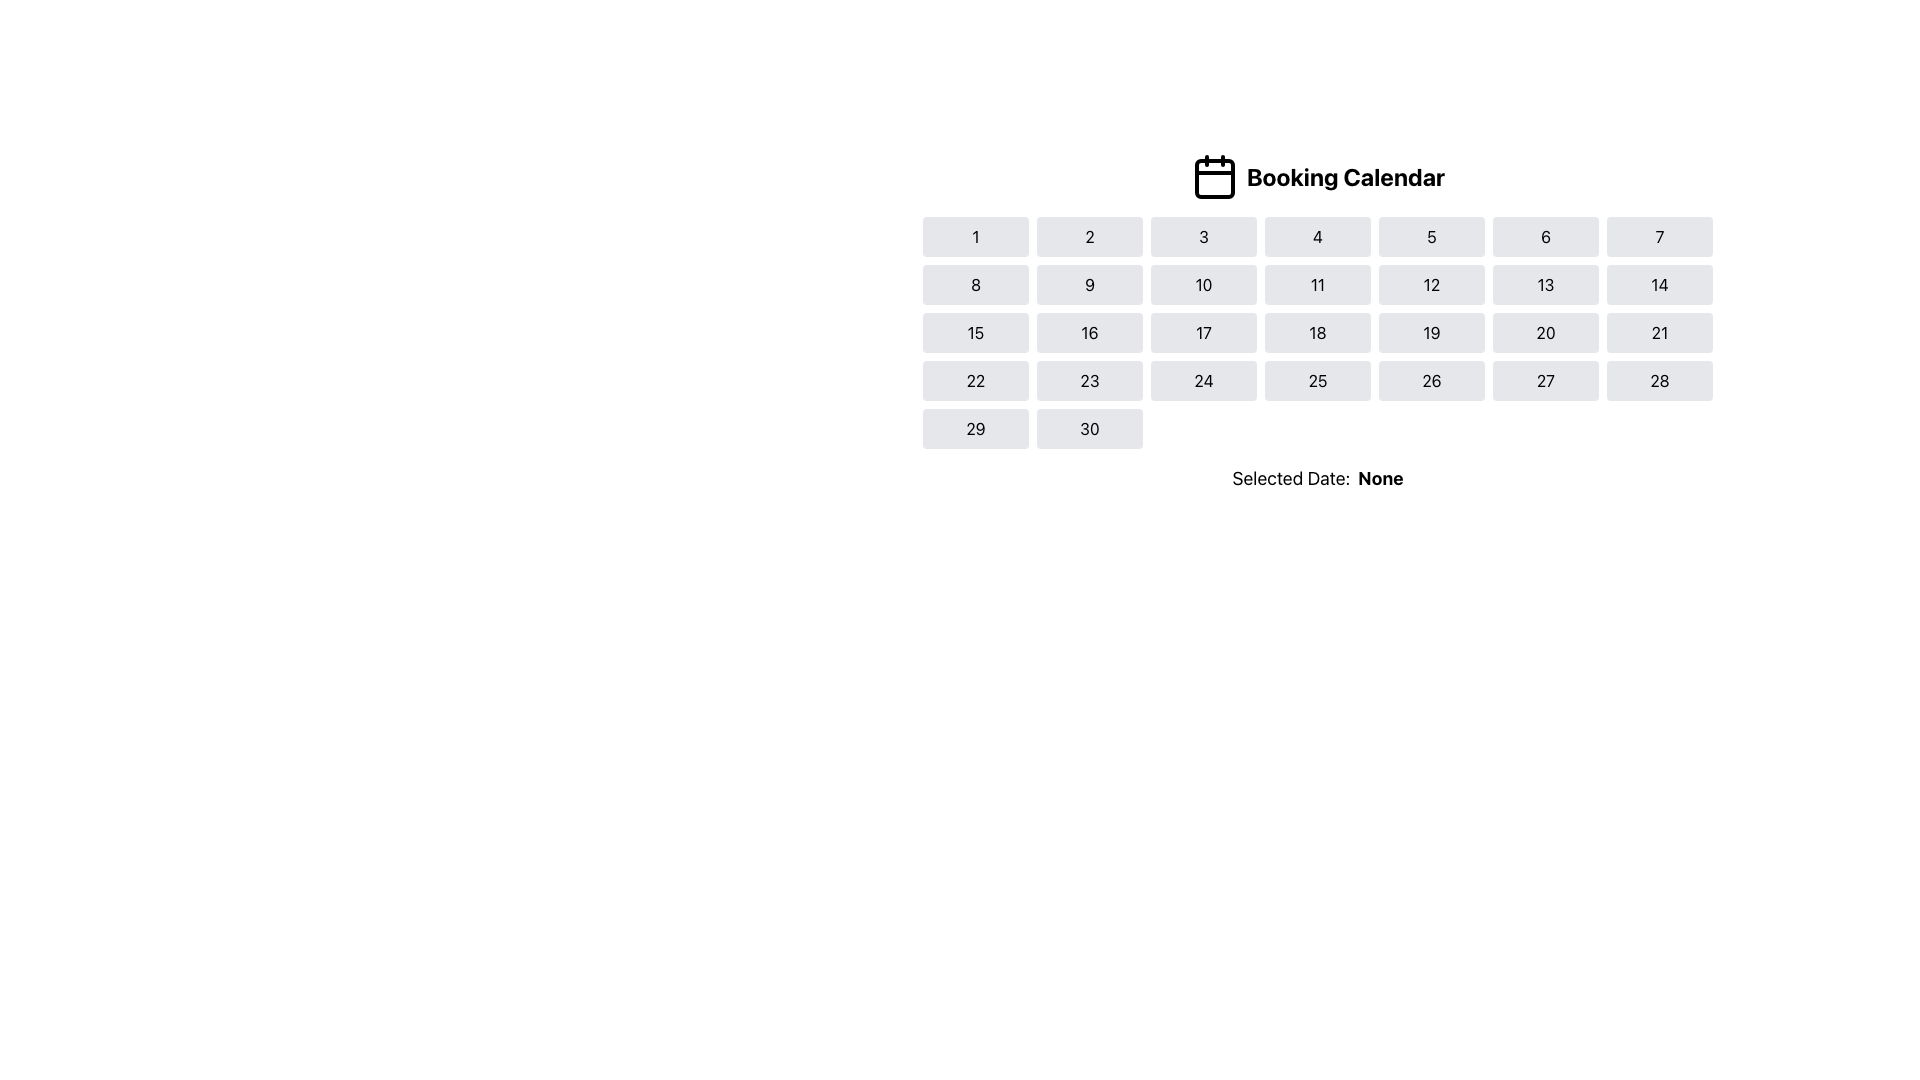  I want to click on the button labeled '9' with a gray background, so click(1088, 285).